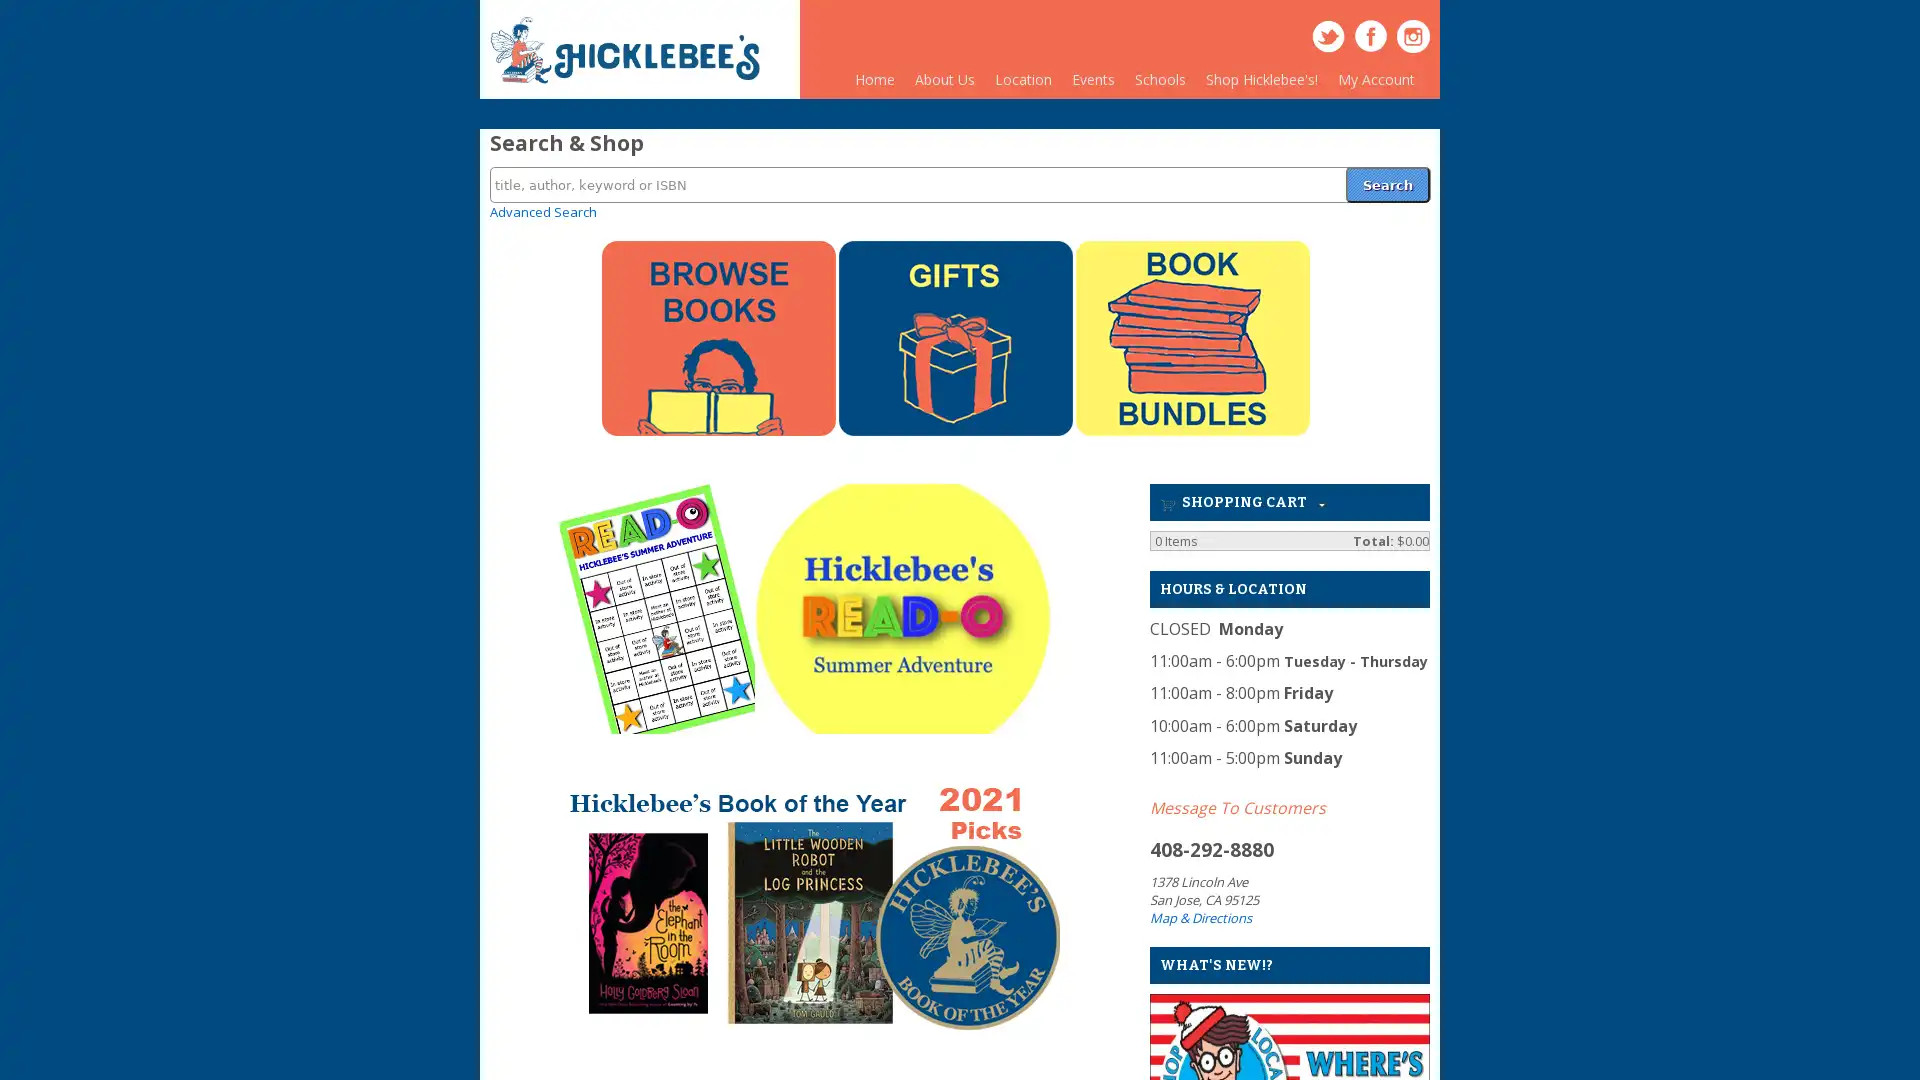 The image size is (1920, 1080). I want to click on Search, so click(1386, 172).